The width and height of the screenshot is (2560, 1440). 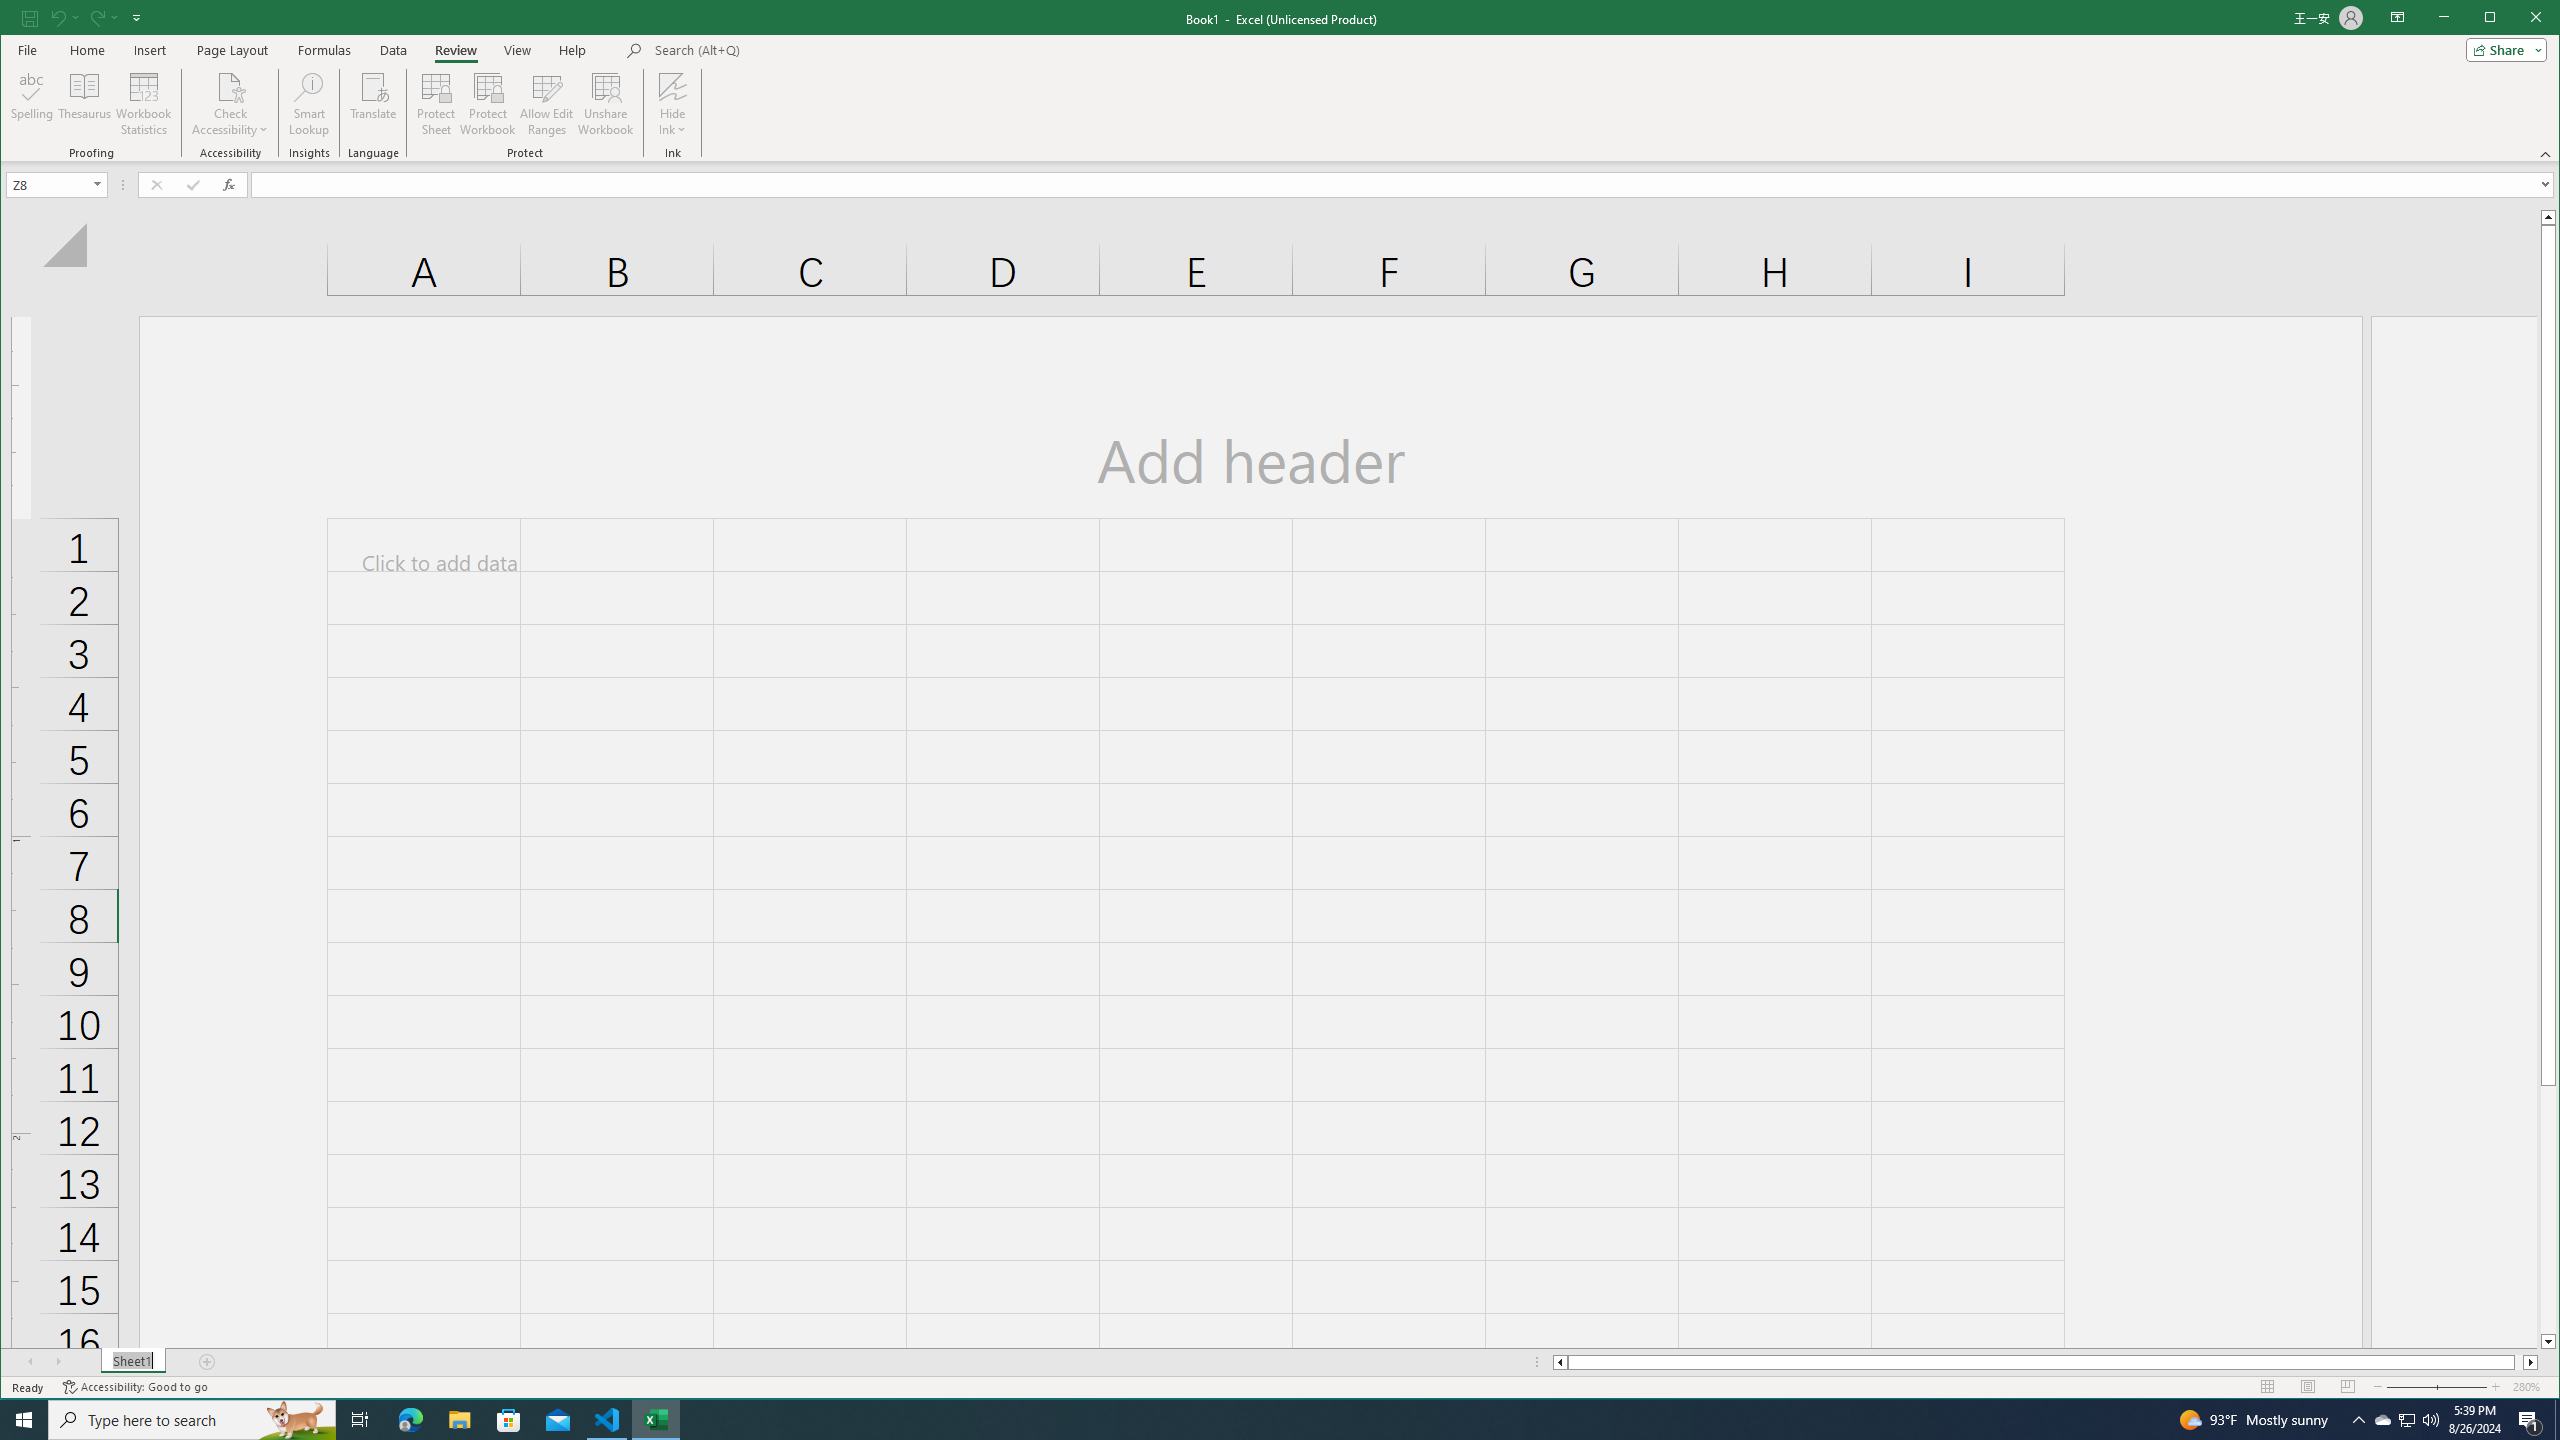 What do you see at coordinates (25, 49) in the screenshot?
I see `'File Tab'` at bounding box center [25, 49].